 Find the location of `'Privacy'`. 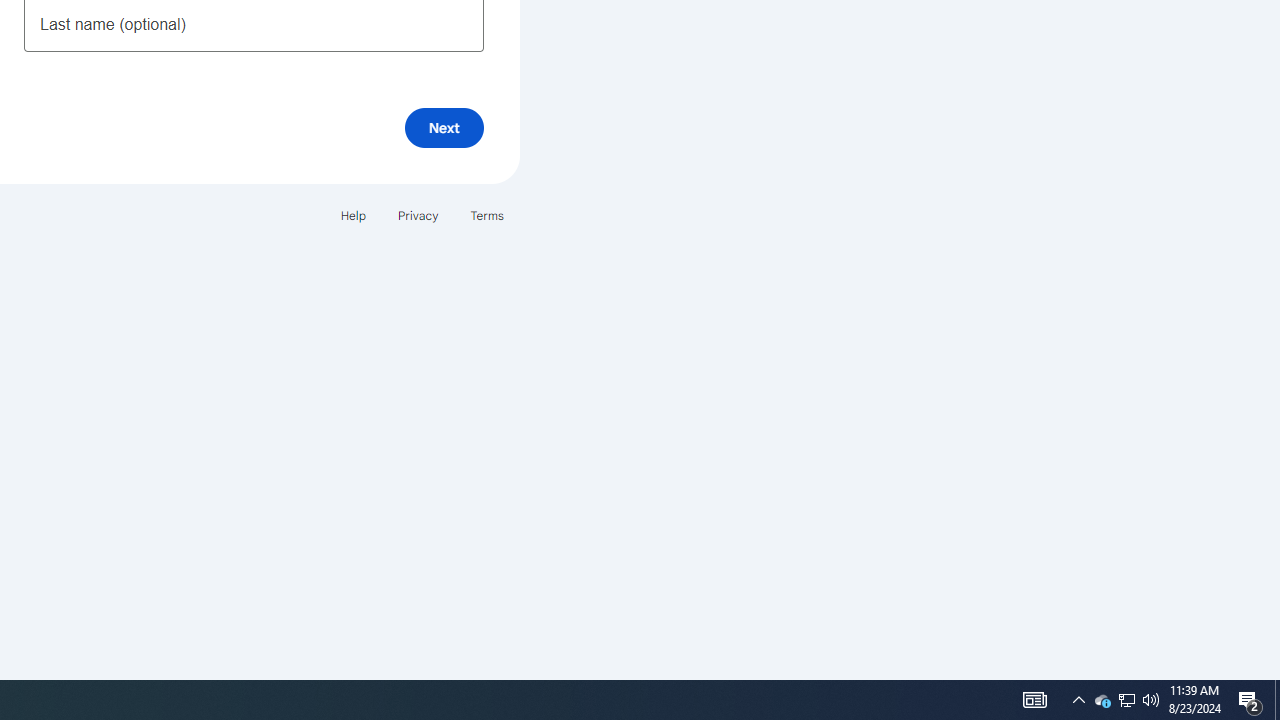

'Privacy' is located at coordinates (416, 215).